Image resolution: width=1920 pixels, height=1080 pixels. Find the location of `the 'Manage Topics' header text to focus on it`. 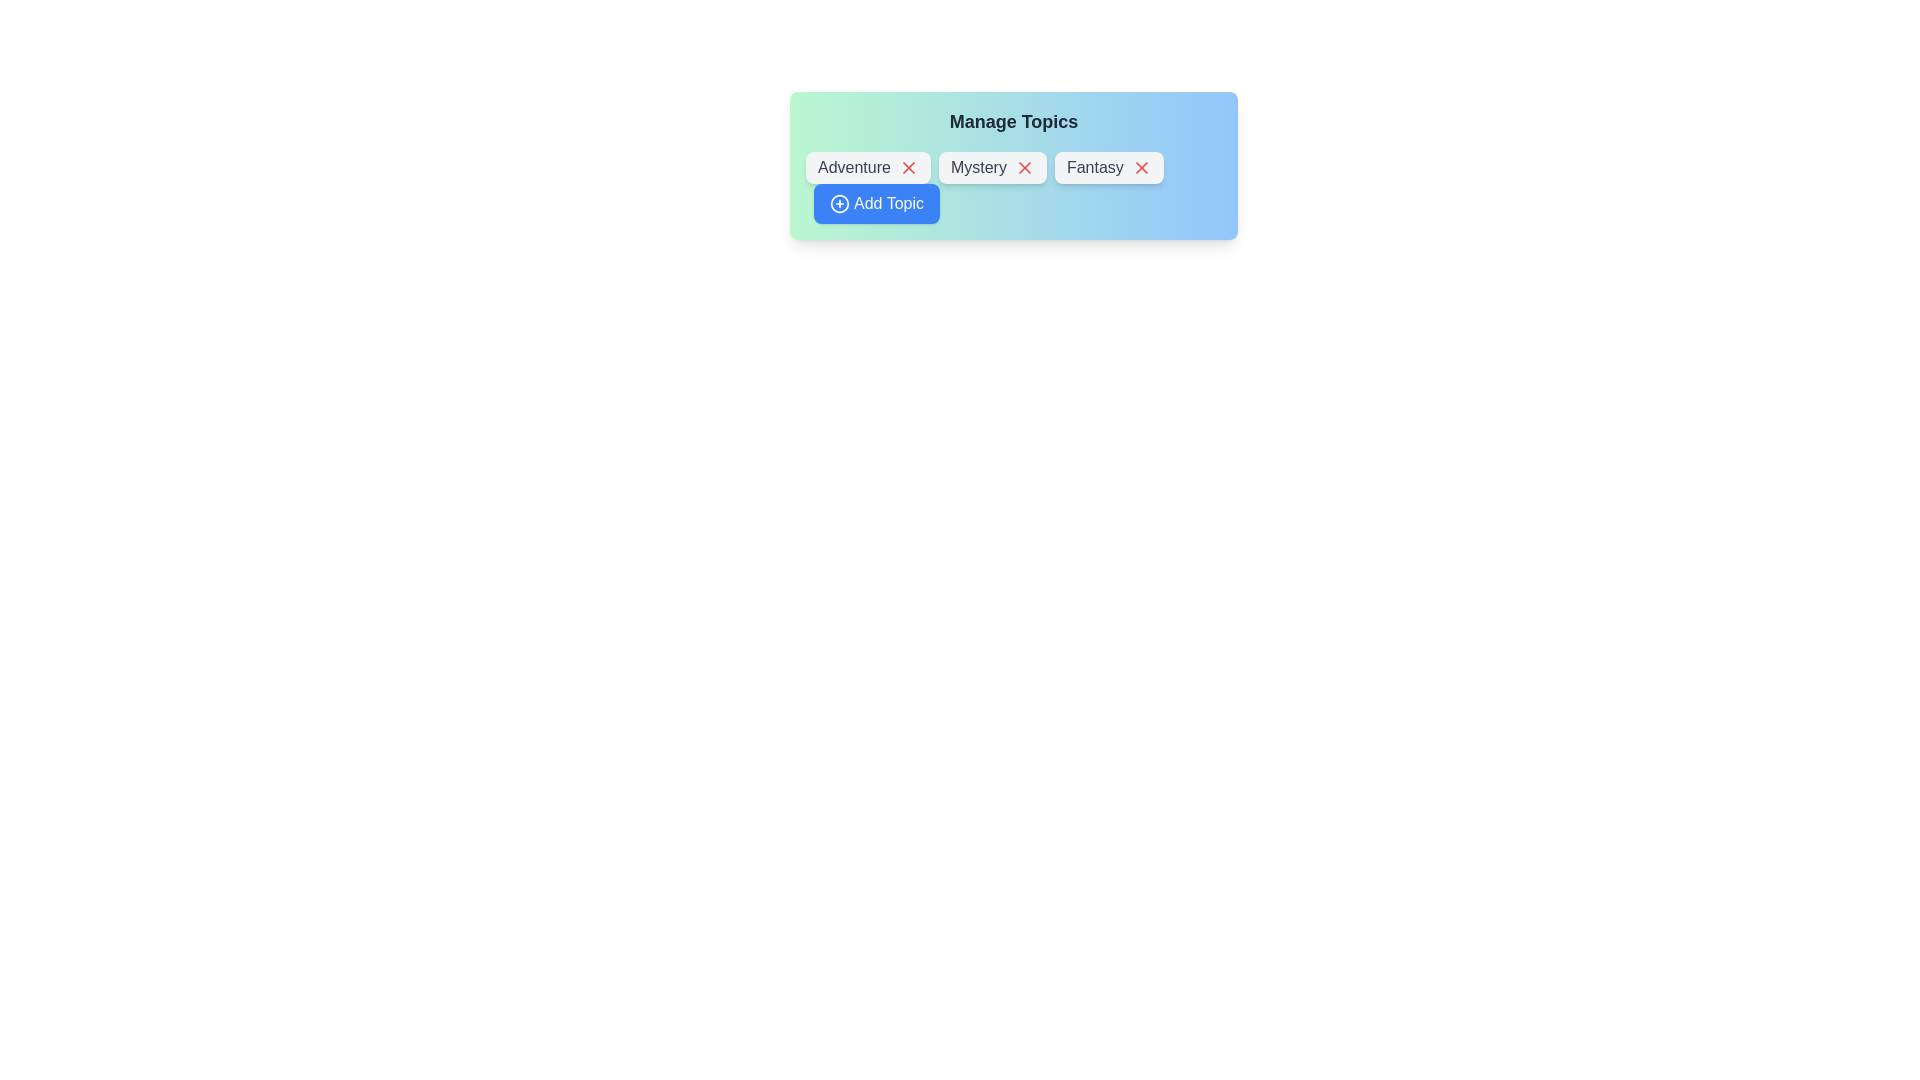

the 'Manage Topics' header text to focus on it is located at coordinates (1013, 122).